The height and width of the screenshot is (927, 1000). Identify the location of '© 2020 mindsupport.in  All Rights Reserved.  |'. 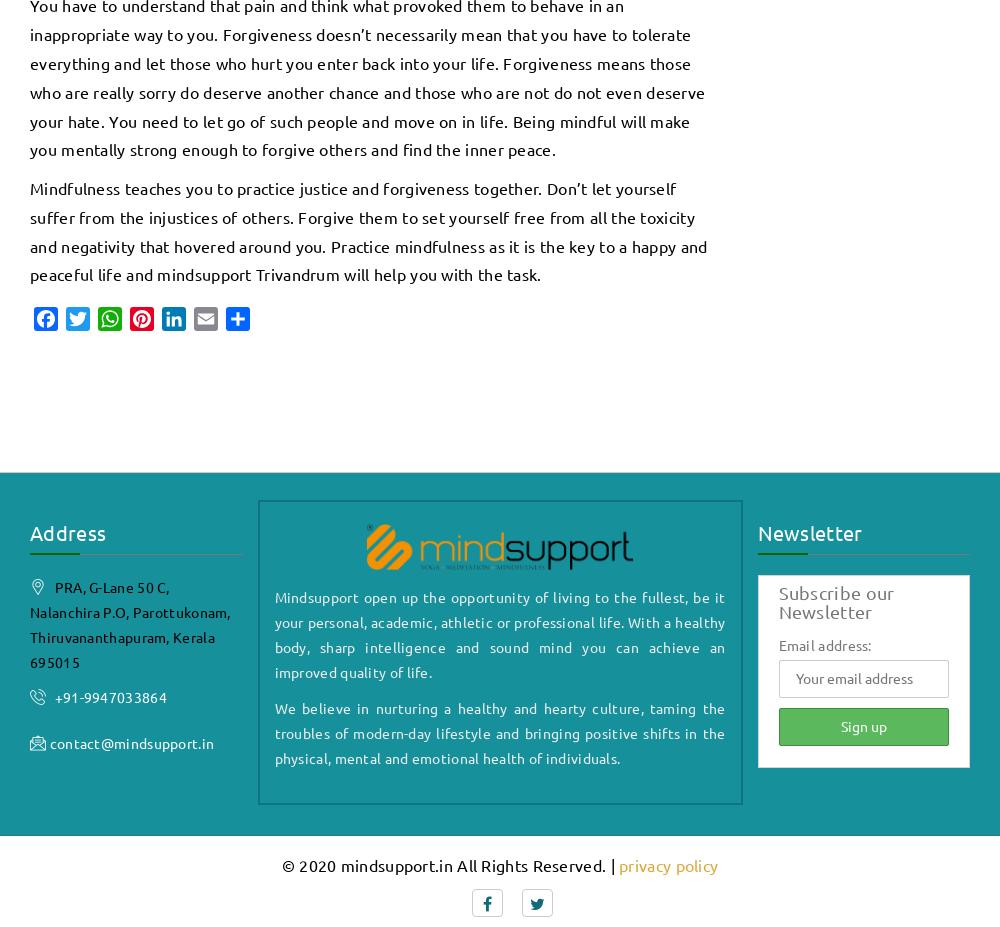
(449, 864).